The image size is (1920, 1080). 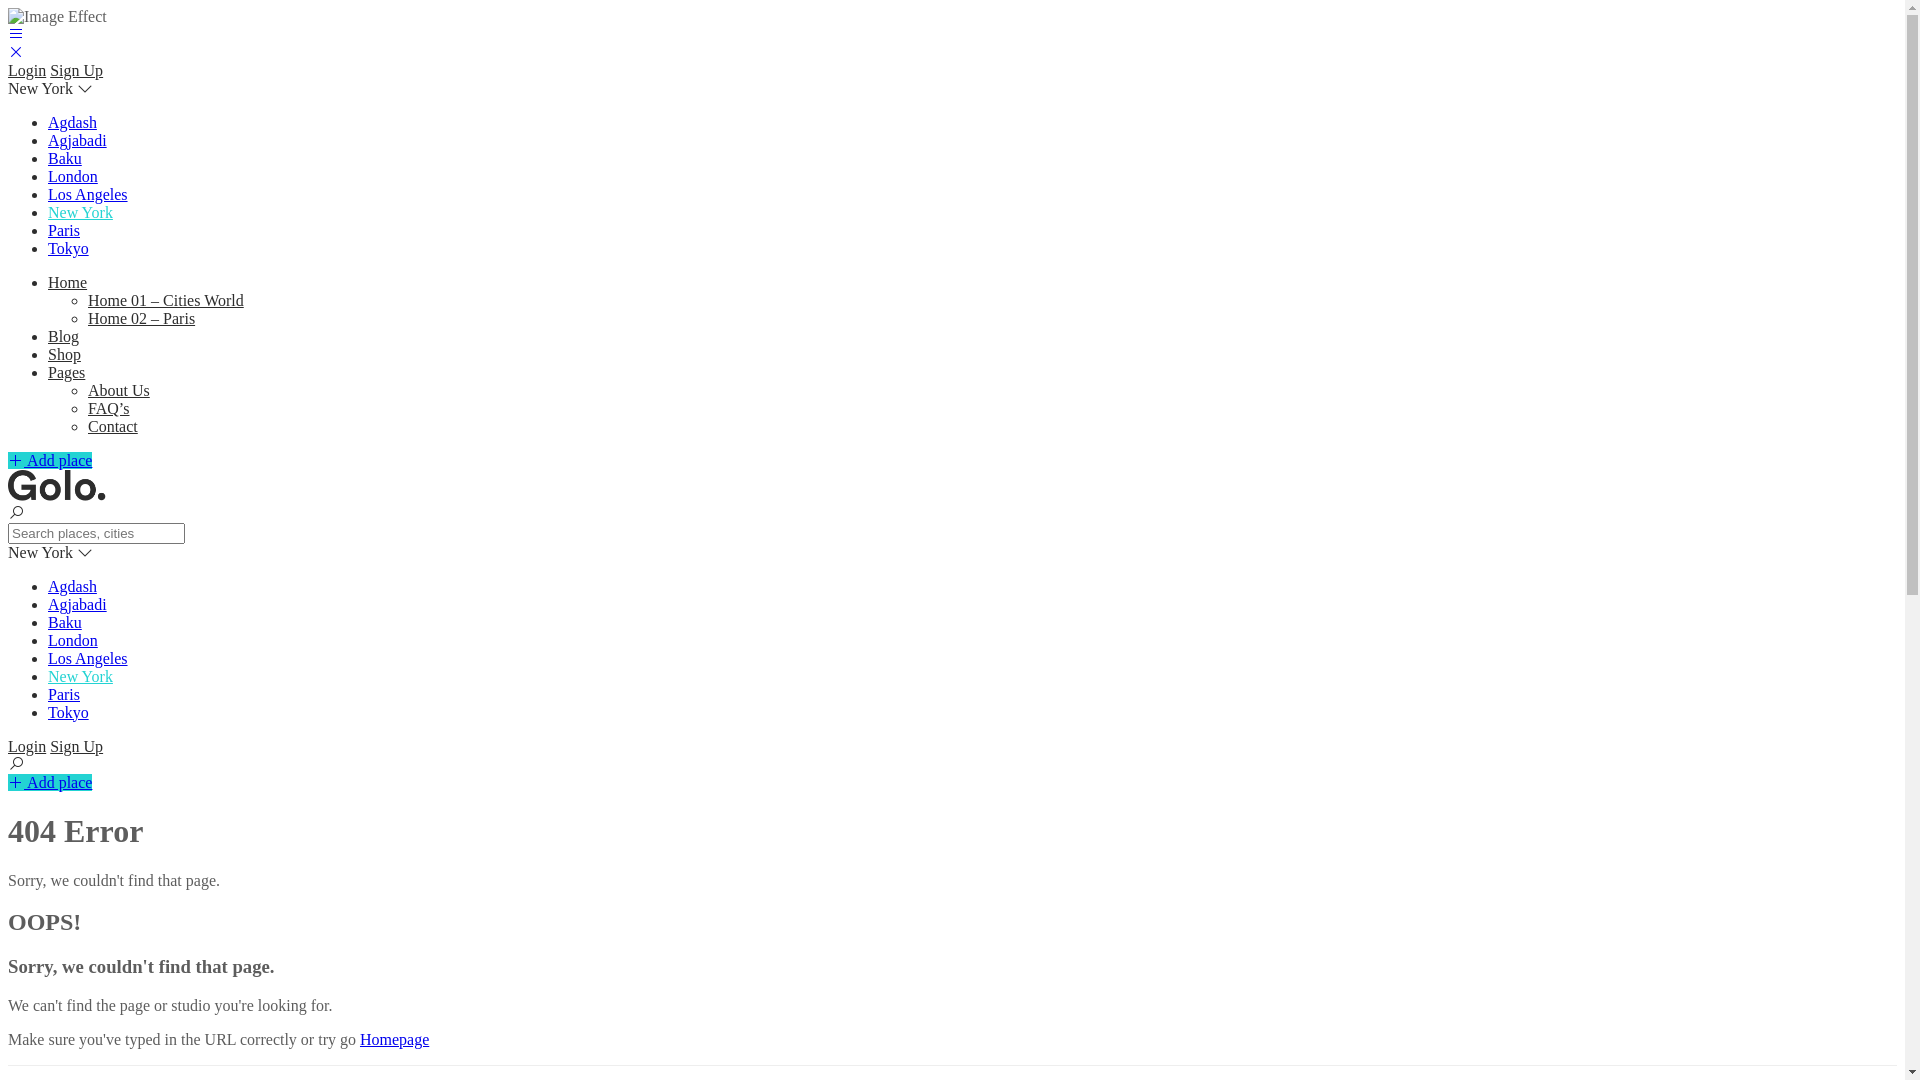 What do you see at coordinates (65, 621) in the screenshot?
I see `'Baku'` at bounding box center [65, 621].